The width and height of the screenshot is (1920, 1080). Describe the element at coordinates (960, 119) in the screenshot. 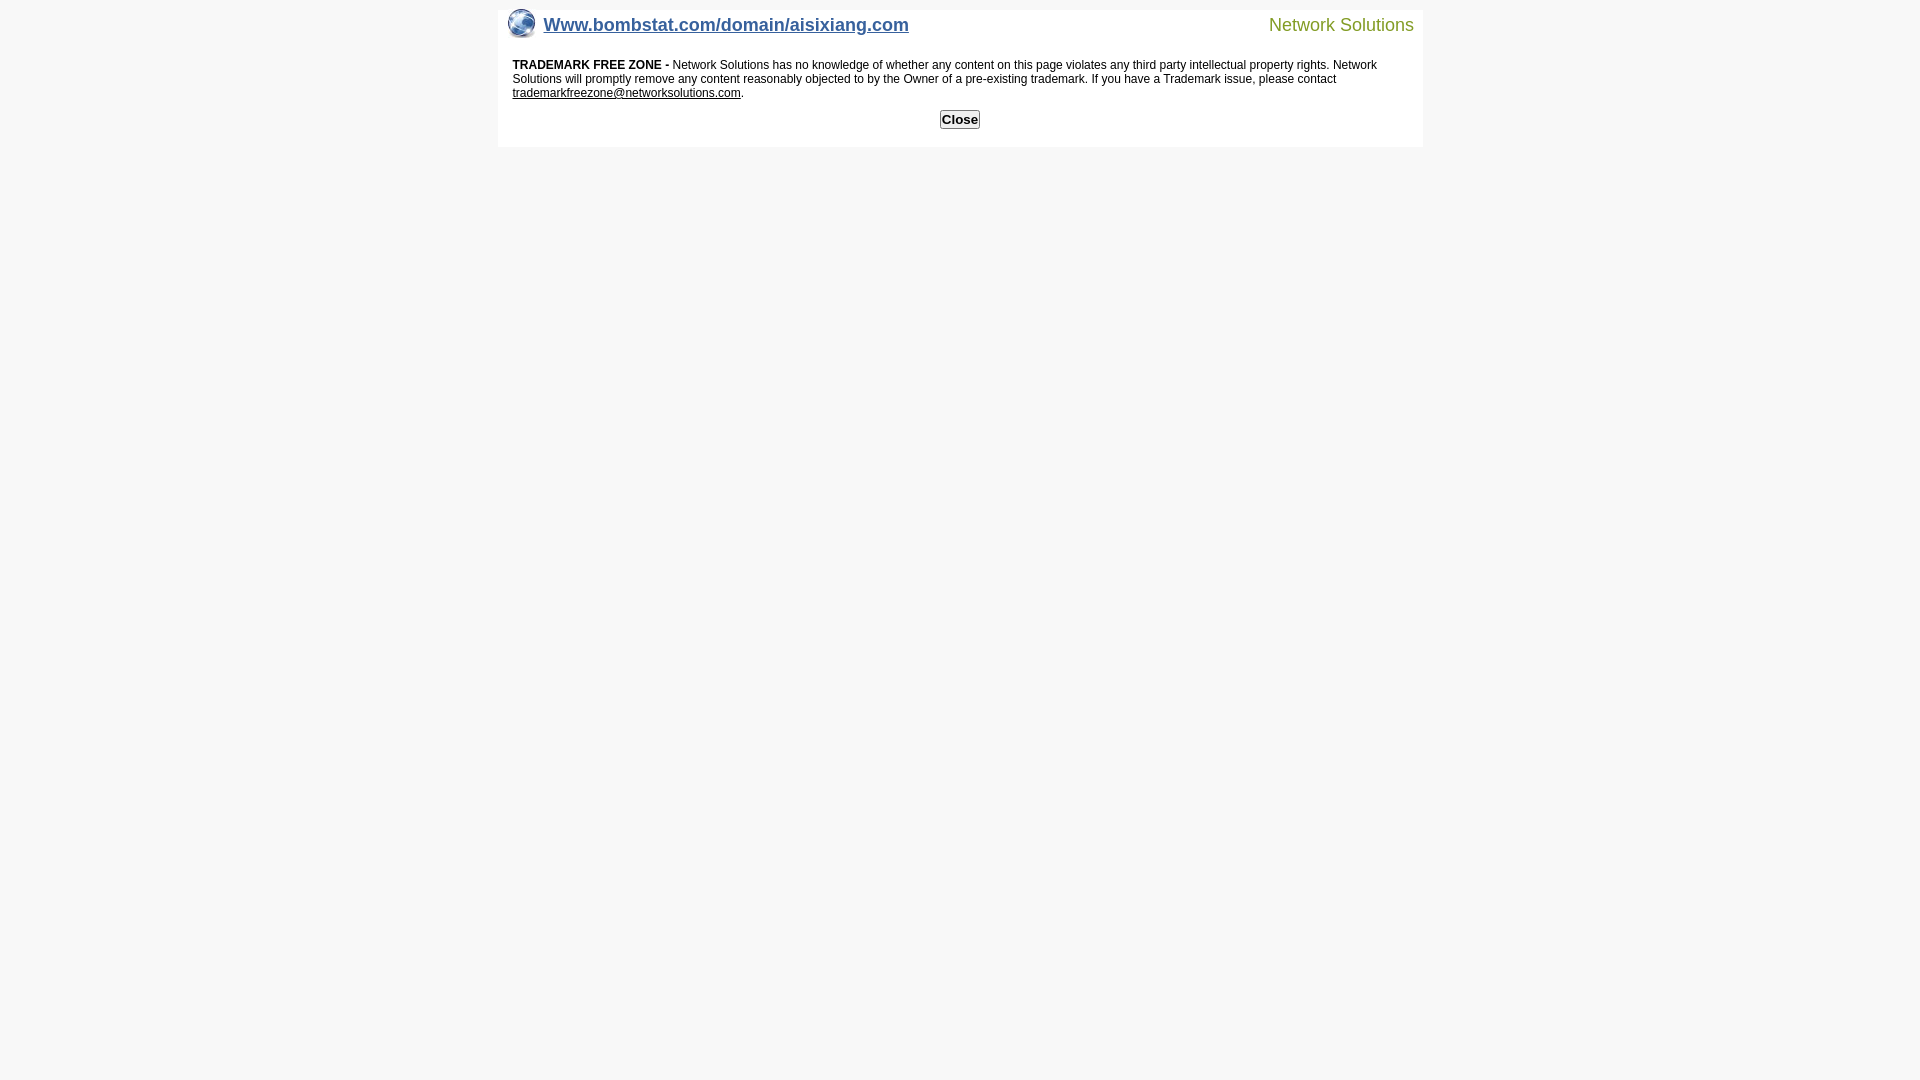

I see `'Close'` at that location.